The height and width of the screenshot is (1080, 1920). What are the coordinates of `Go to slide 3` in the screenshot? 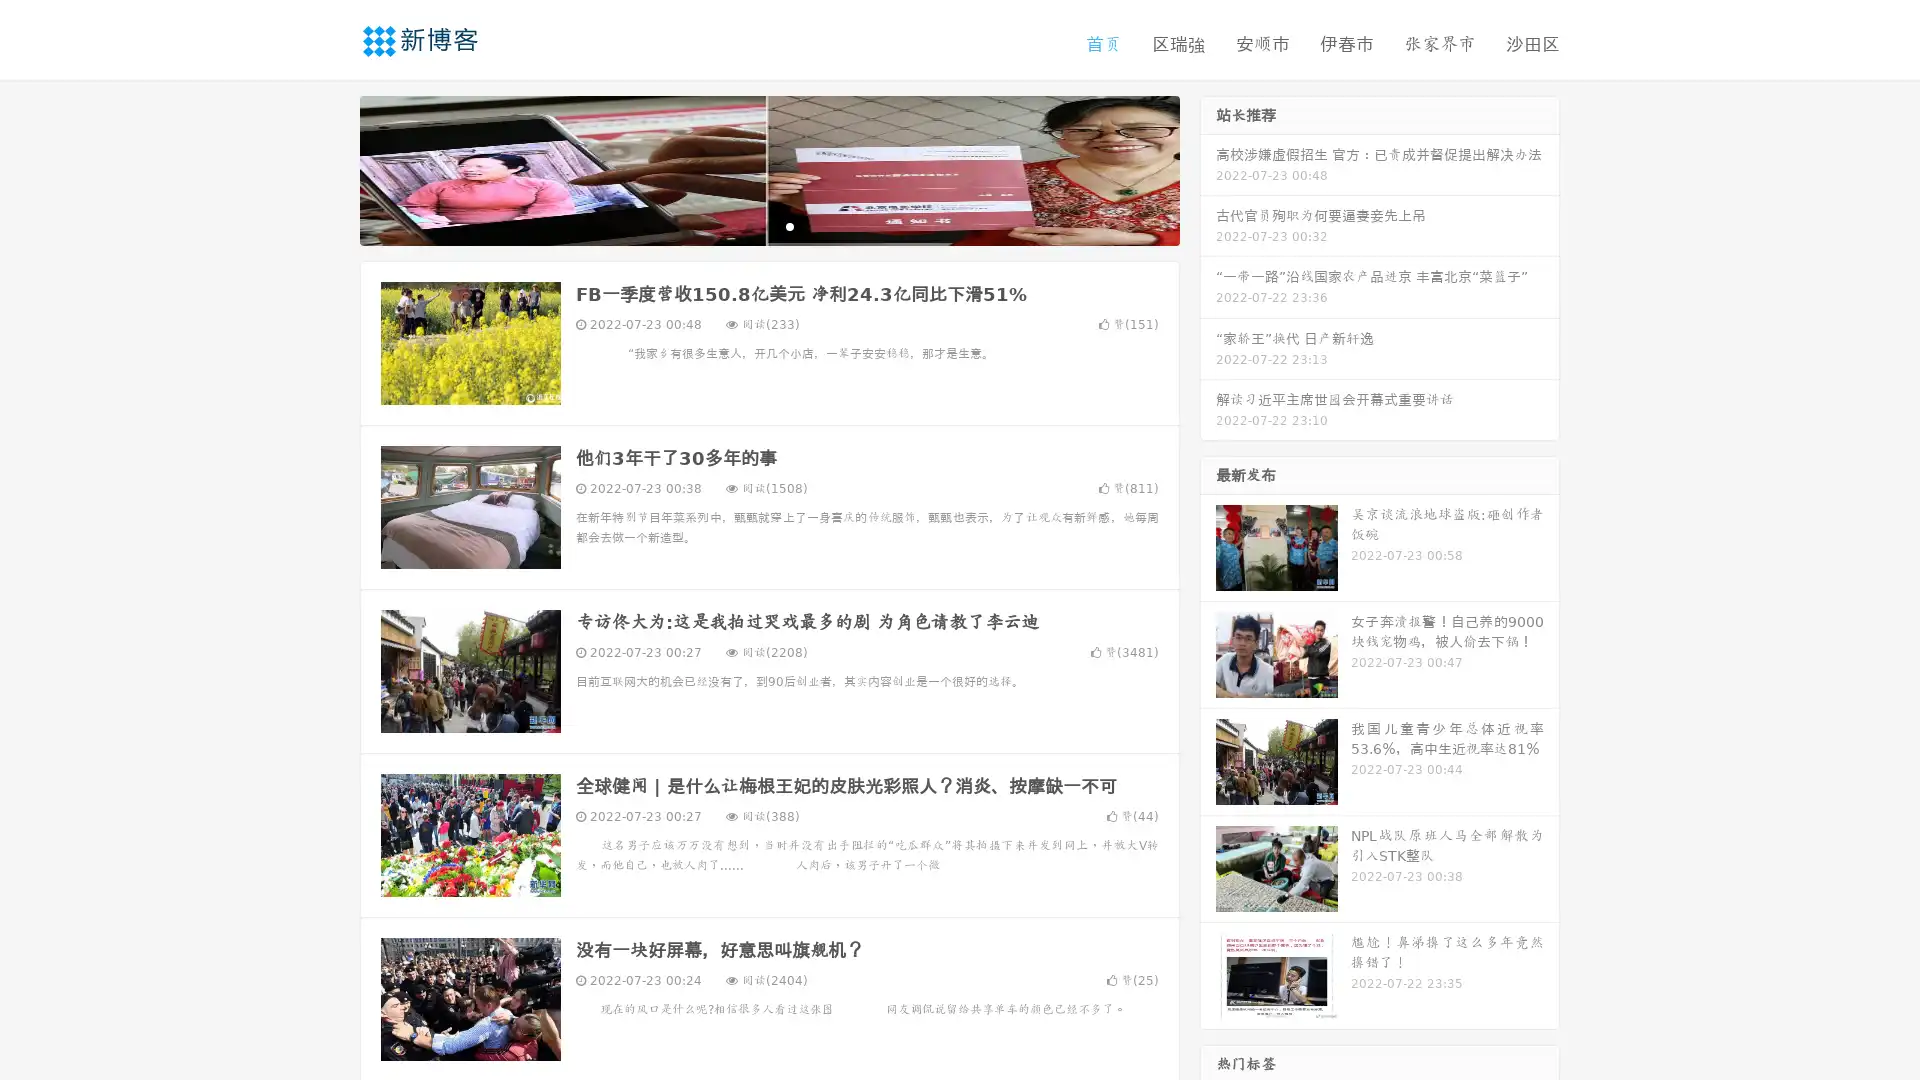 It's located at (789, 225).